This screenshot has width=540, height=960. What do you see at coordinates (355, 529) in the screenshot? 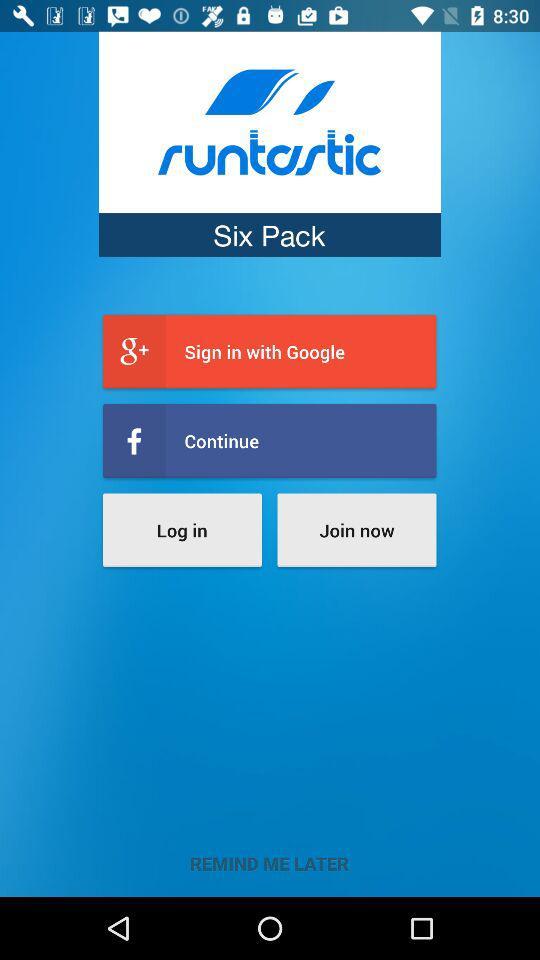
I see `the join now item` at bounding box center [355, 529].